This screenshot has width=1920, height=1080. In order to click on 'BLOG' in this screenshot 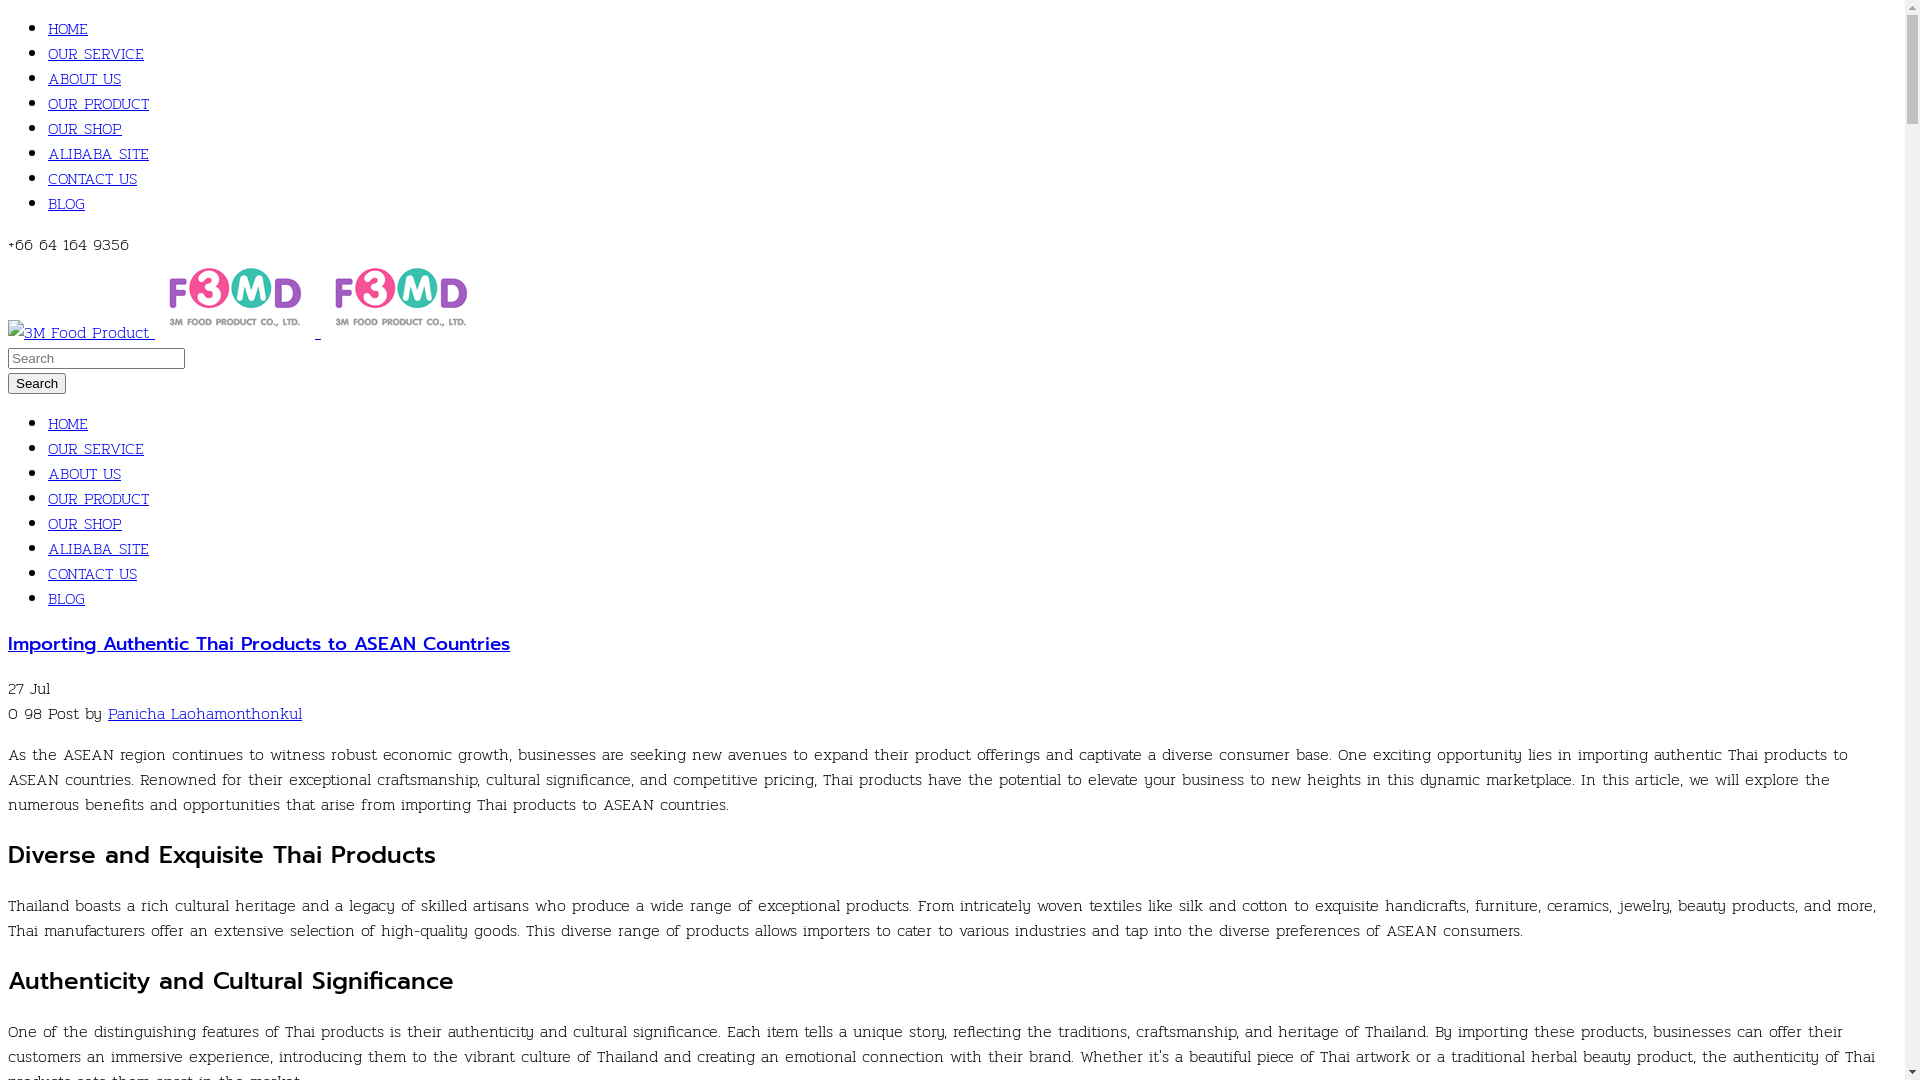, I will do `click(66, 203)`.